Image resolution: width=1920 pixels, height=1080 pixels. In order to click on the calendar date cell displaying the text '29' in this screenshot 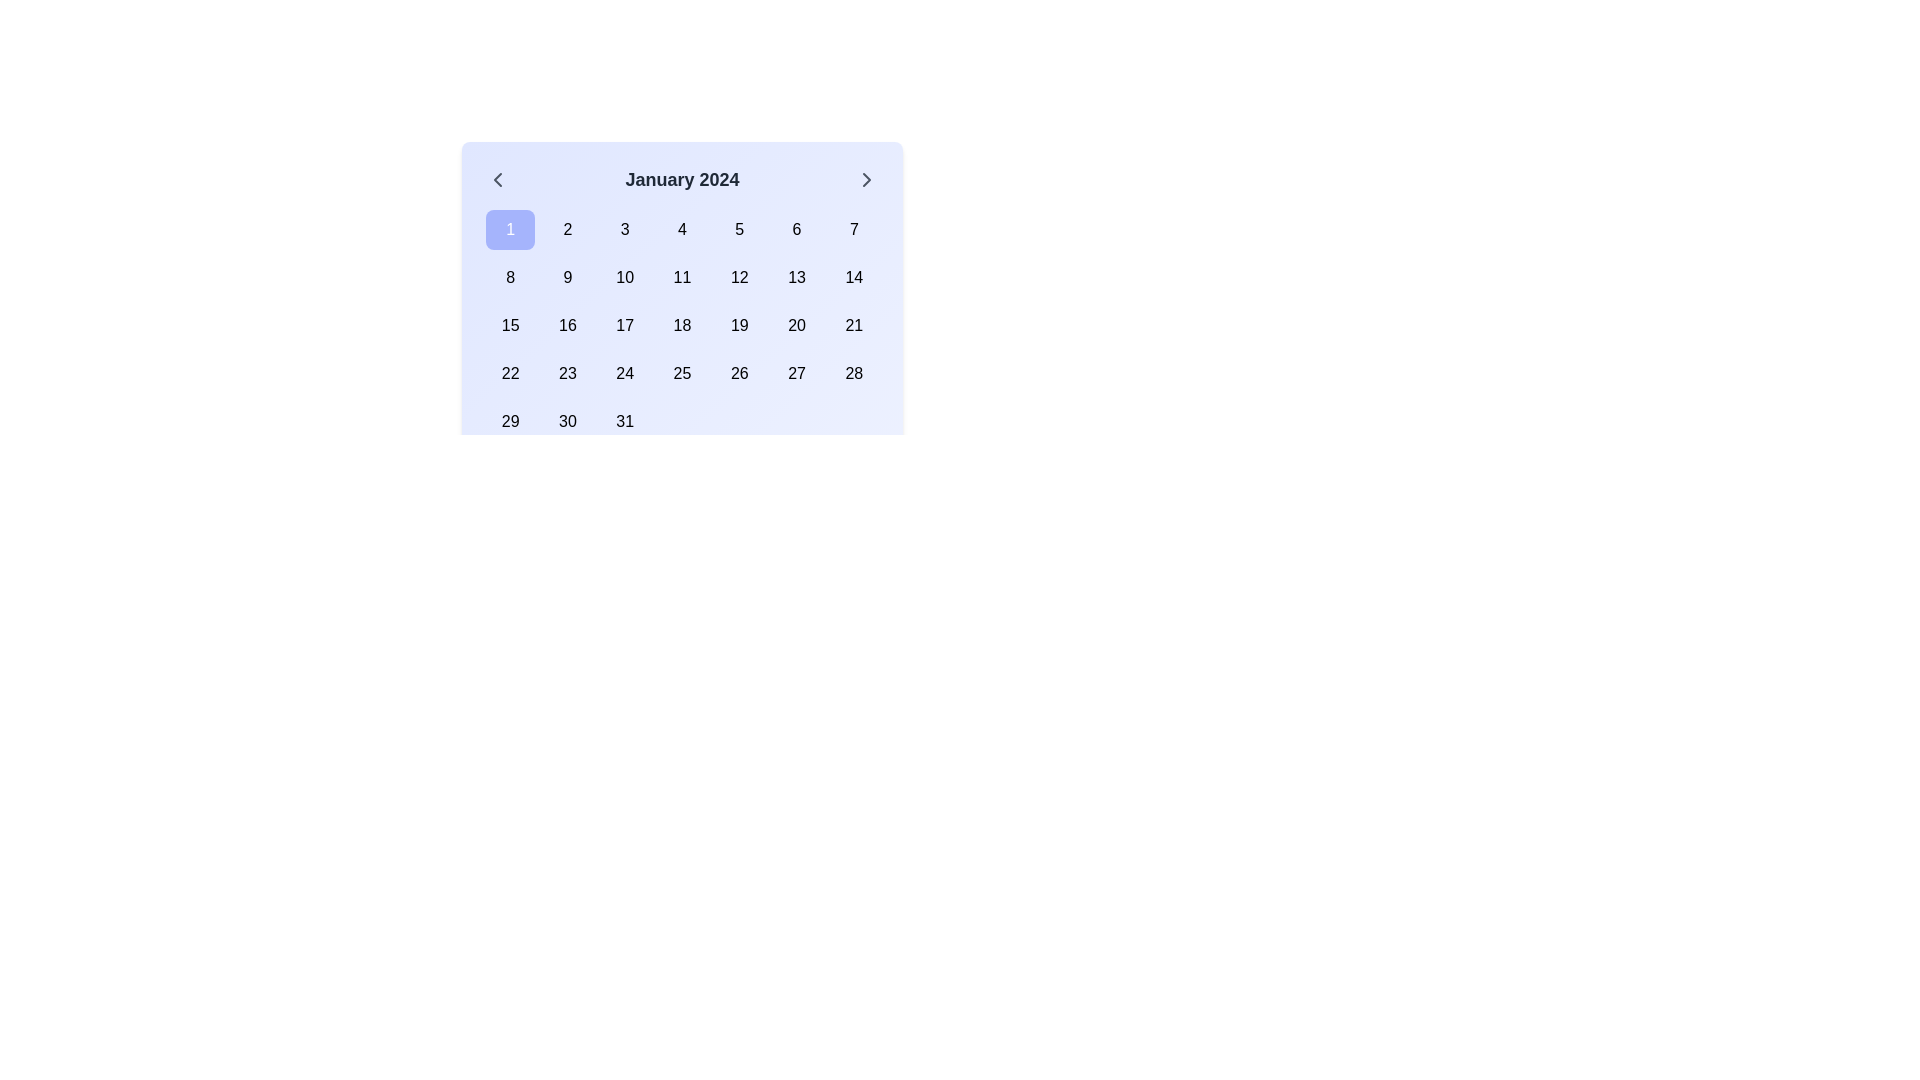, I will do `click(510, 420)`.